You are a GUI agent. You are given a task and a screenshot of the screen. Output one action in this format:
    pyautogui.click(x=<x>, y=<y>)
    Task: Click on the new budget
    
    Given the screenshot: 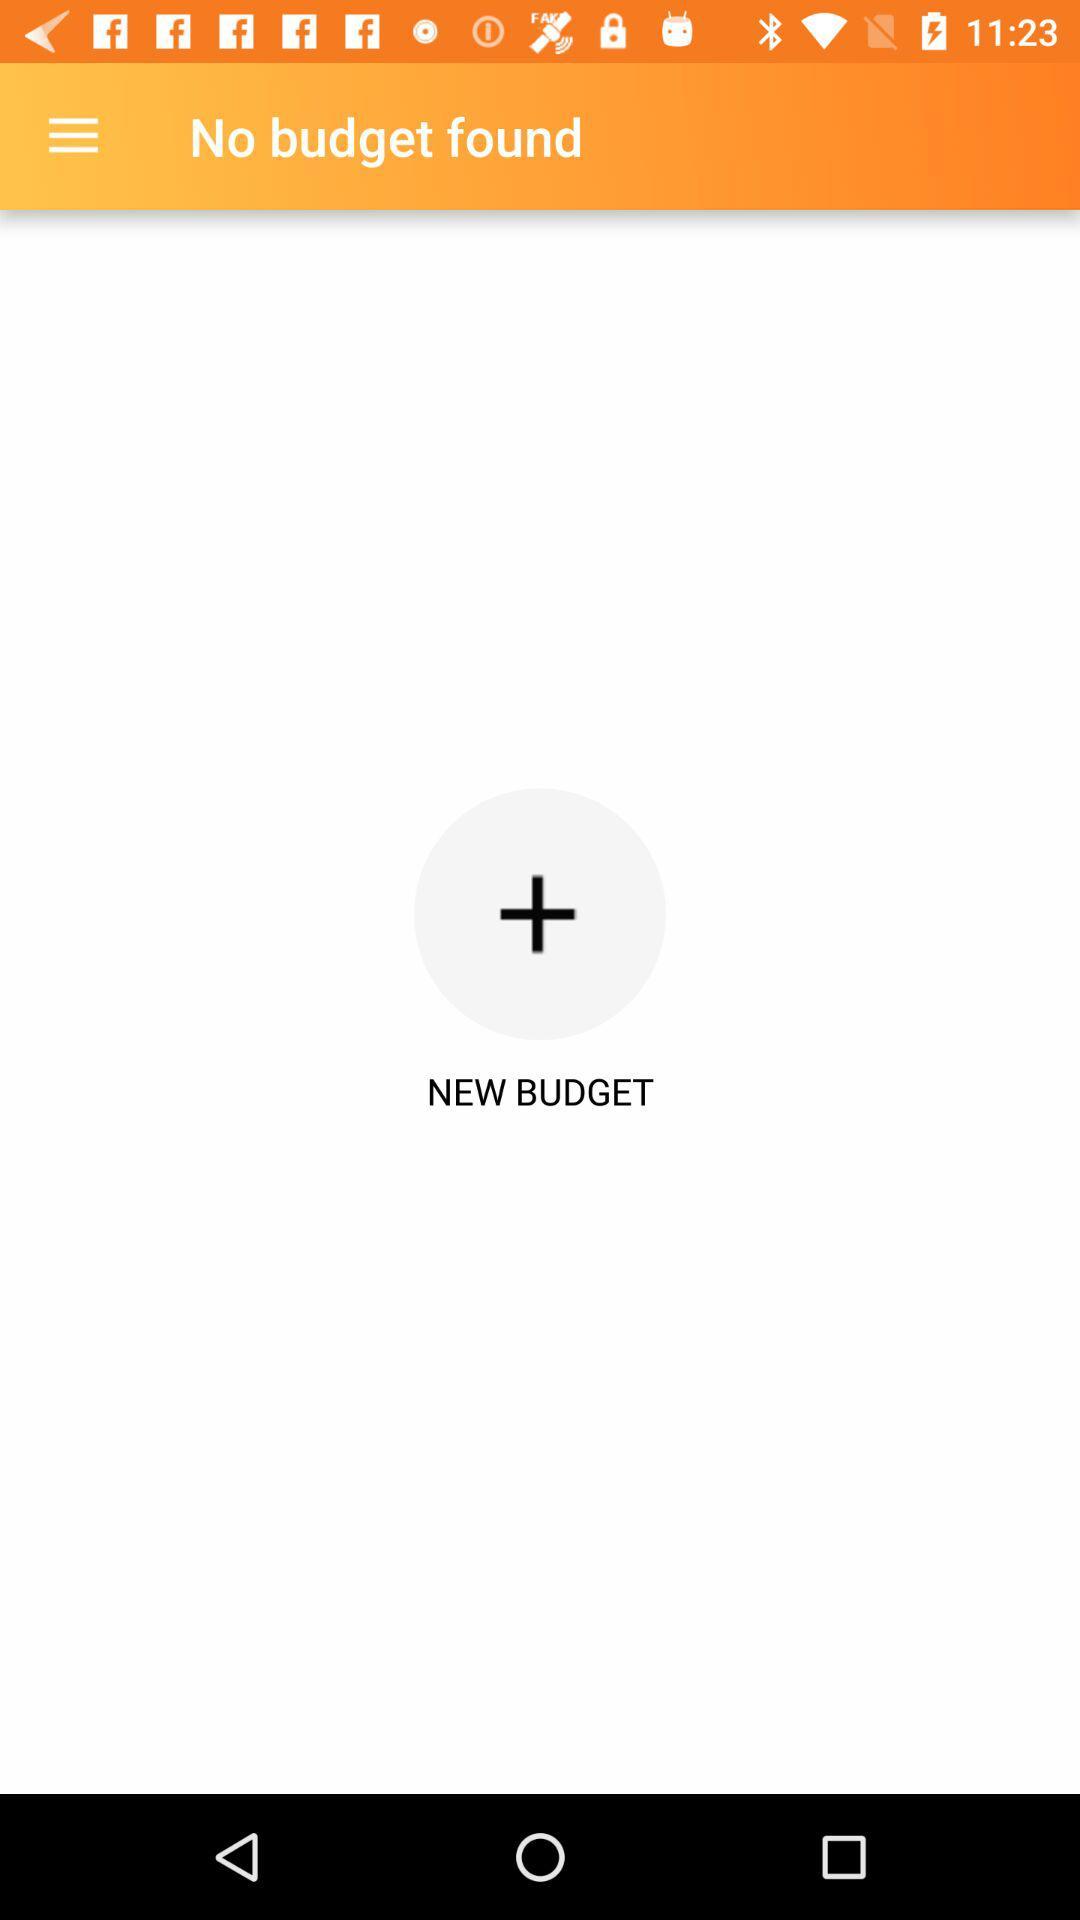 What is the action you would take?
    pyautogui.click(x=540, y=913)
    